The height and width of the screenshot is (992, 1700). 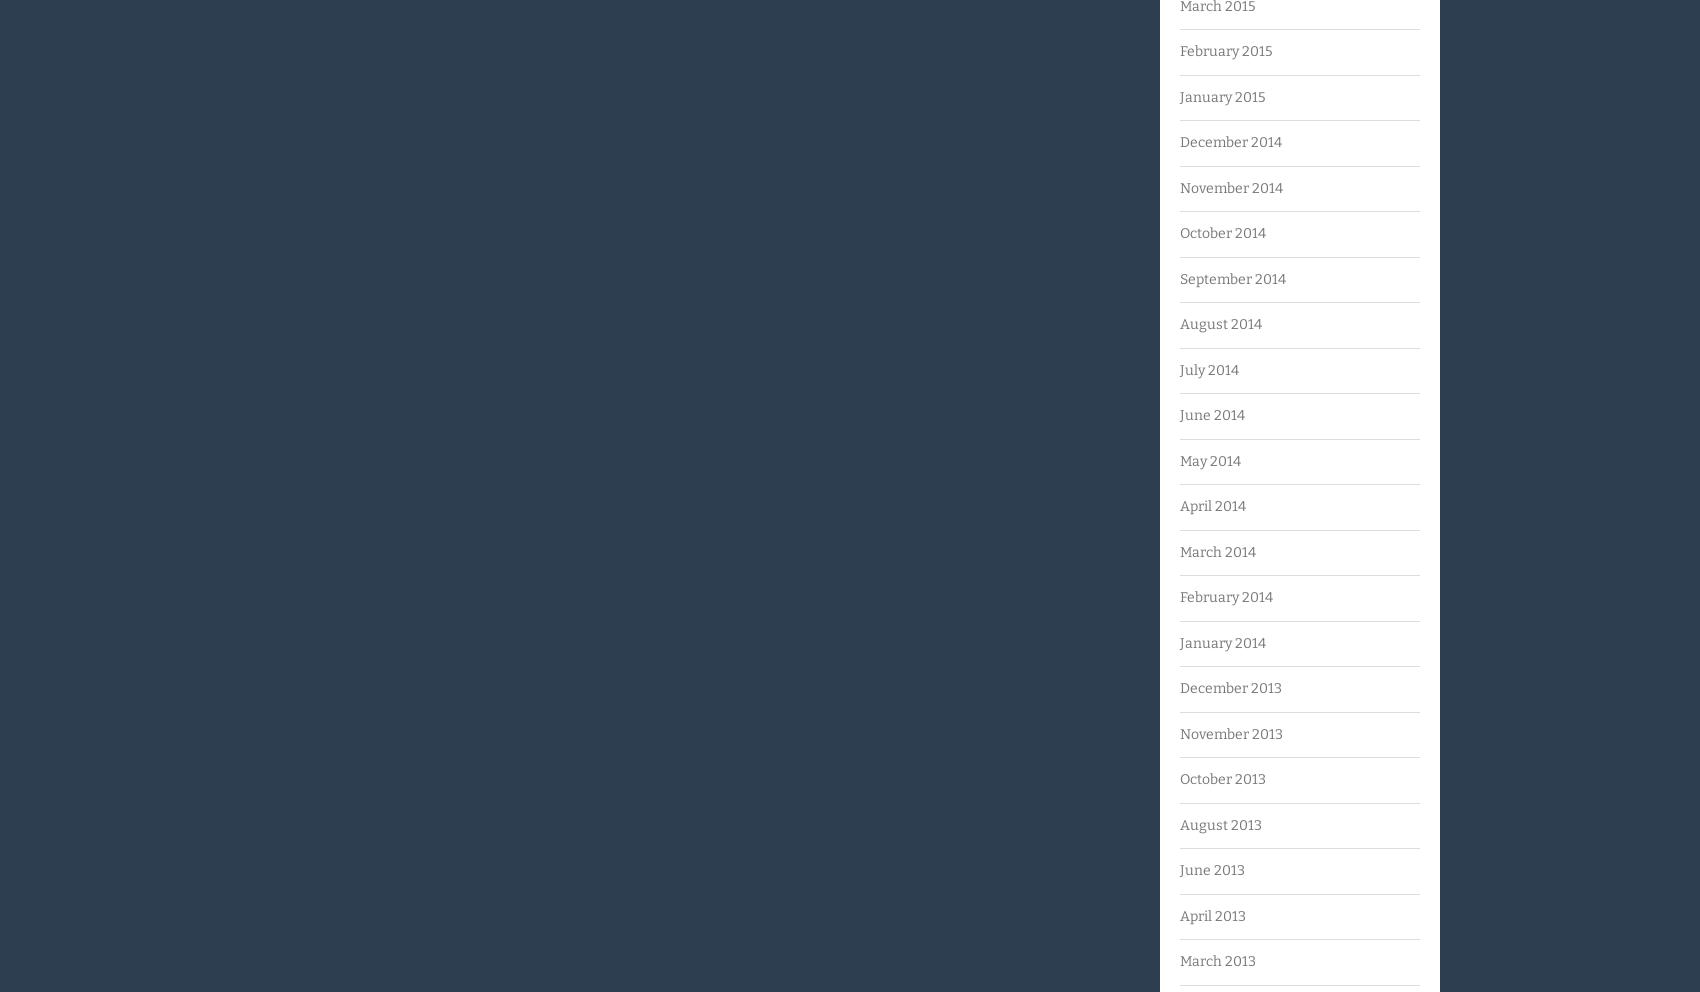 What do you see at coordinates (1178, 186) in the screenshot?
I see `'November 2014'` at bounding box center [1178, 186].